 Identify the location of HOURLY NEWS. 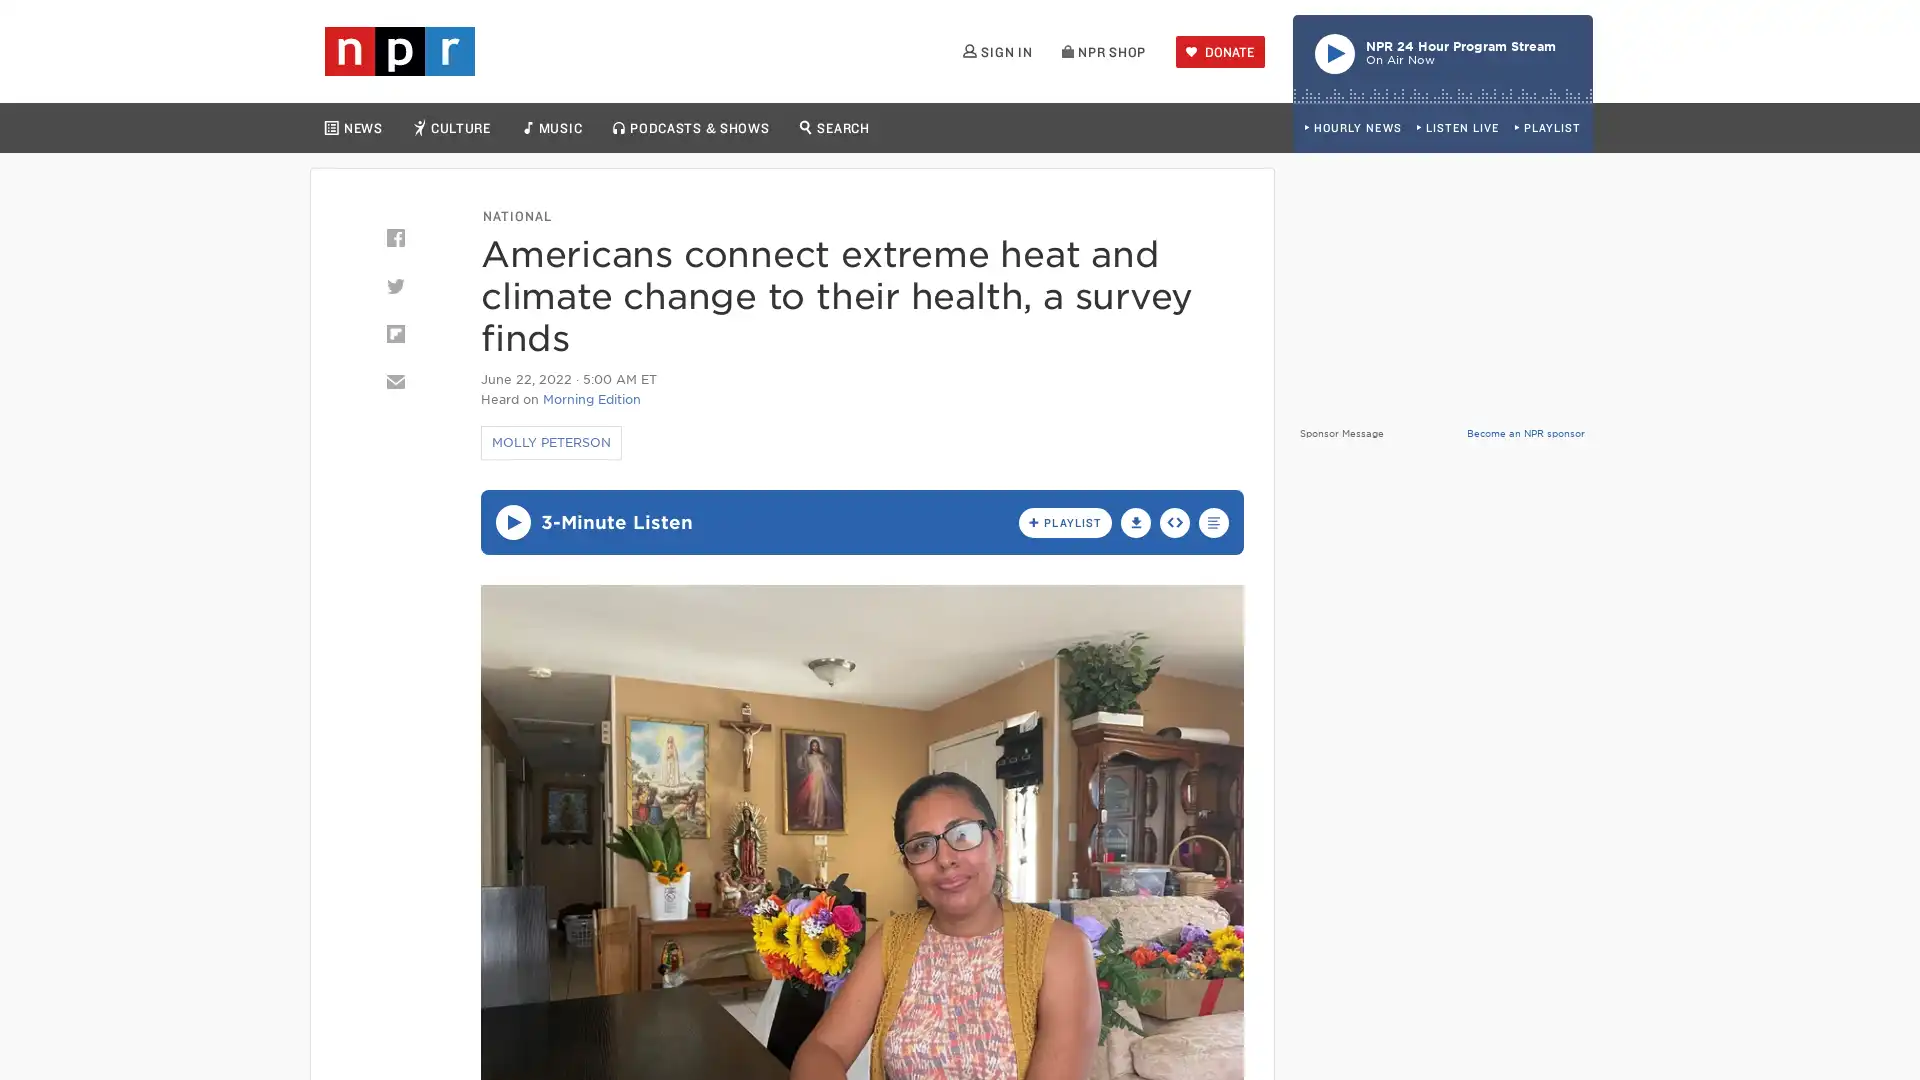
(1352, 128).